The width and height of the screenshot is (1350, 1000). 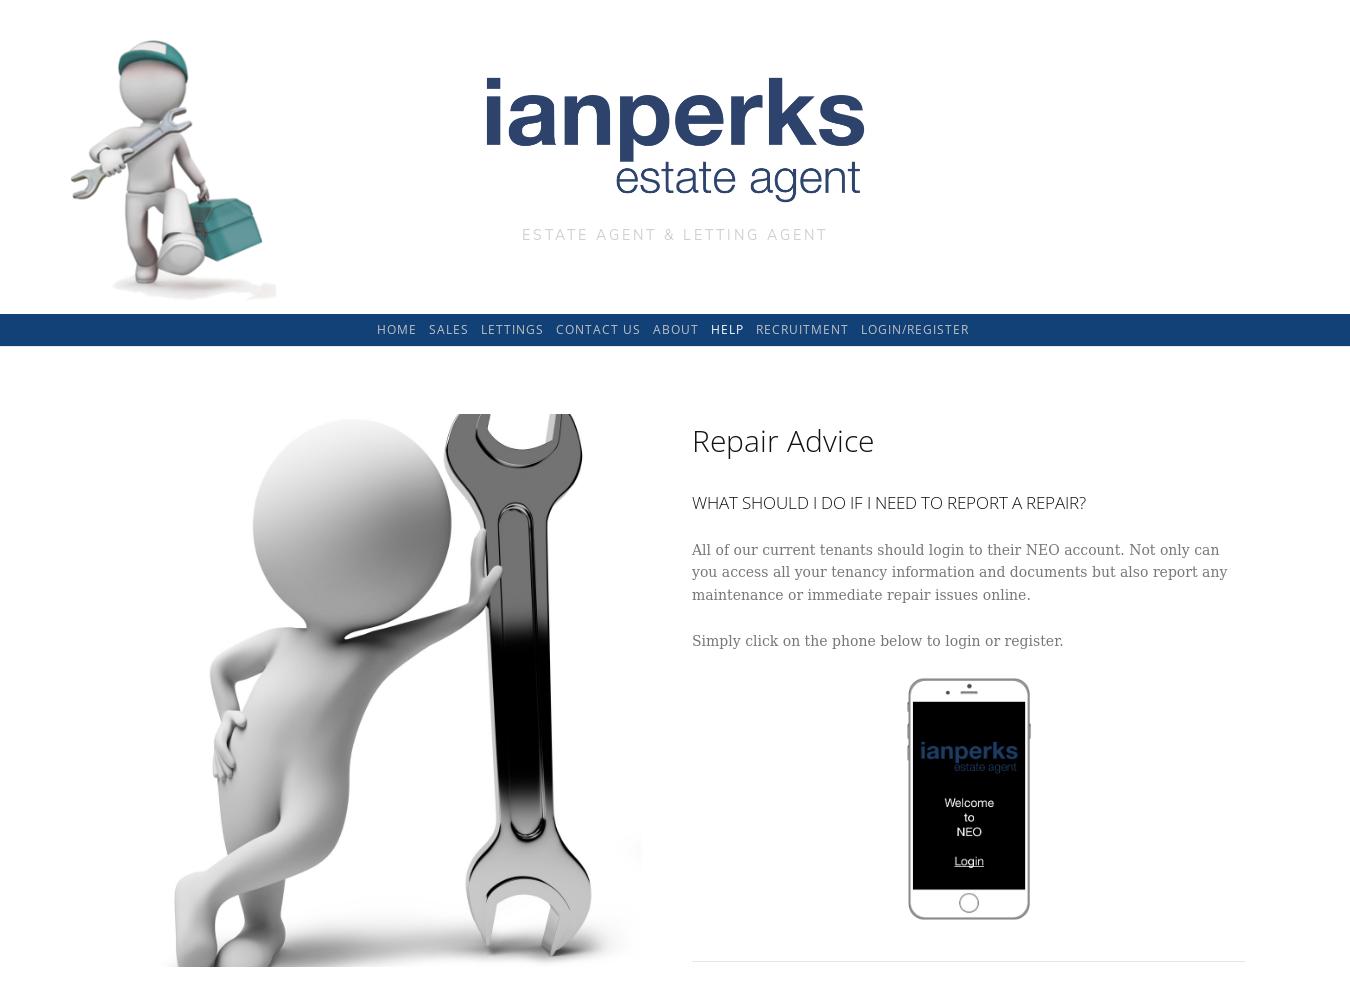 I want to click on 'Contact Us', so click(x=597, y=327).